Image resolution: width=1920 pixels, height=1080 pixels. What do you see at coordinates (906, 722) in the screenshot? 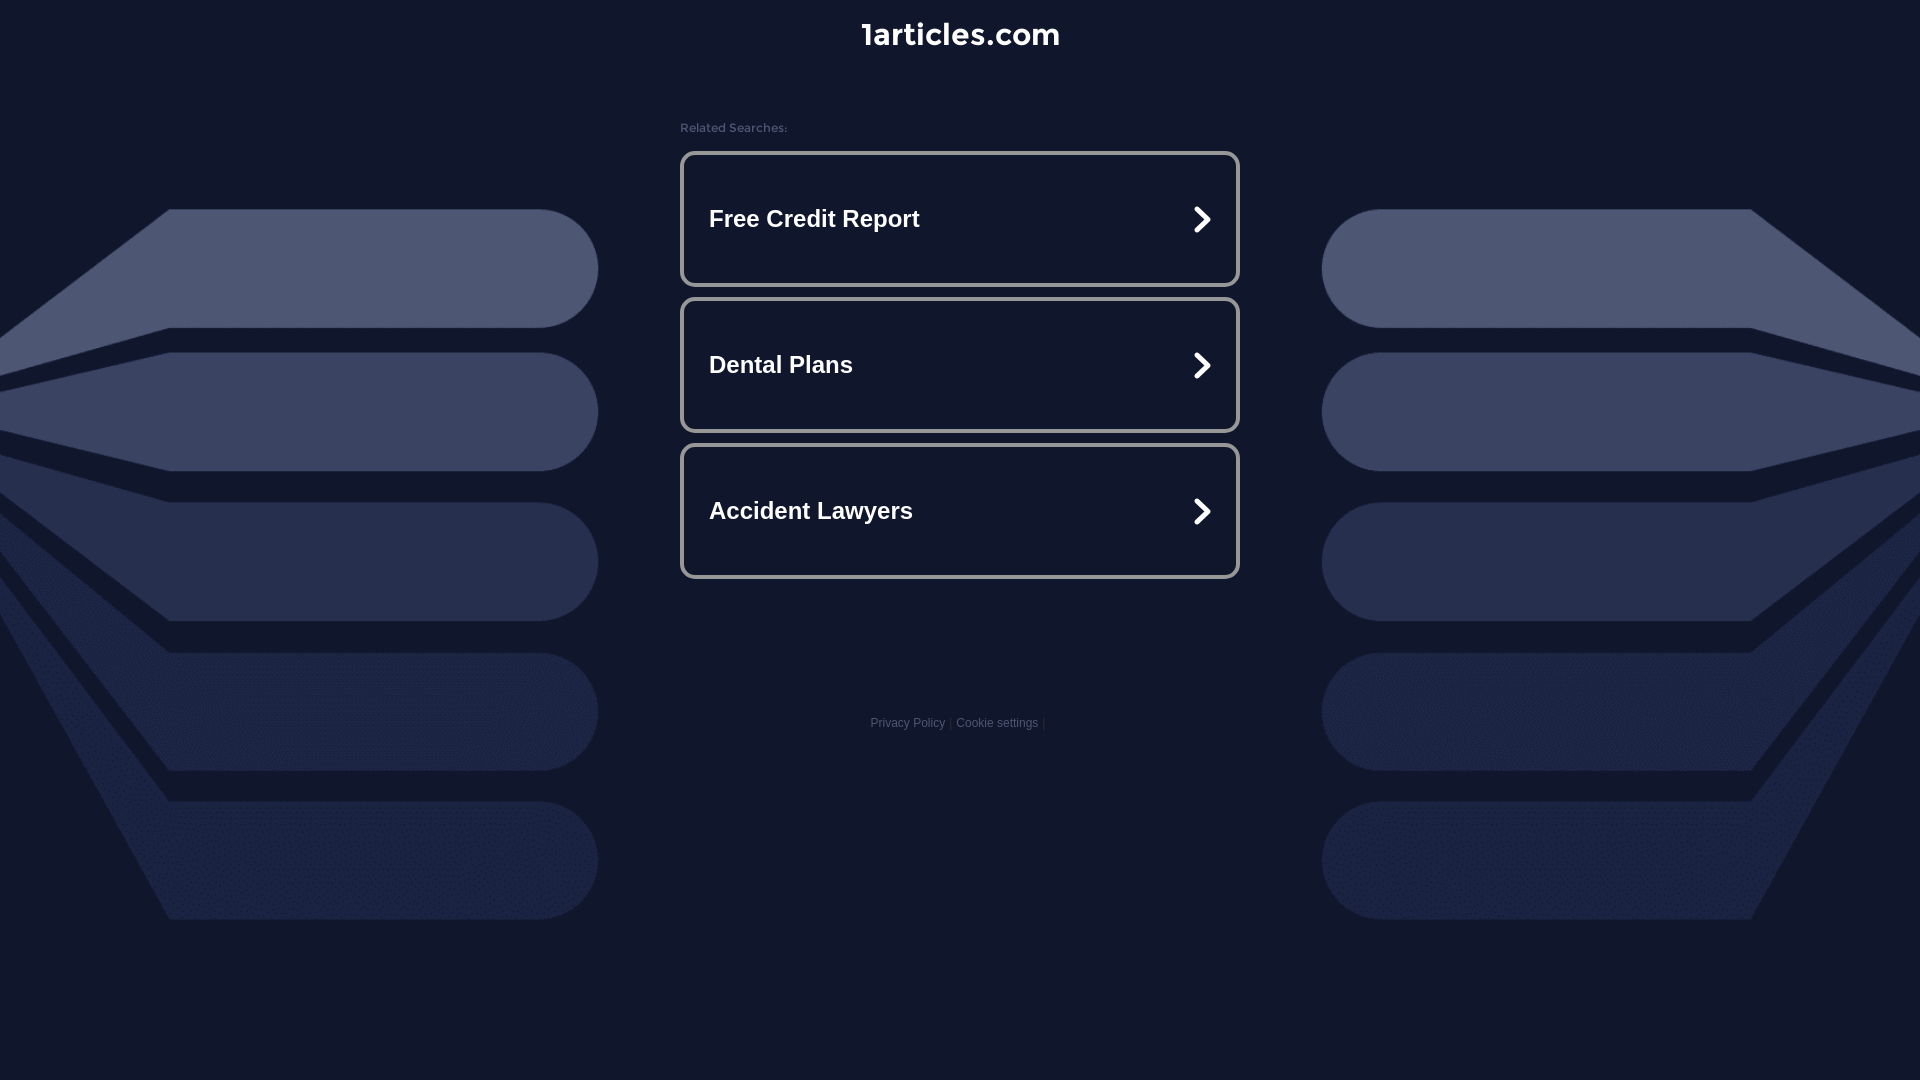
I see `'Privacy Policy'` at bounding box center [906, 722].